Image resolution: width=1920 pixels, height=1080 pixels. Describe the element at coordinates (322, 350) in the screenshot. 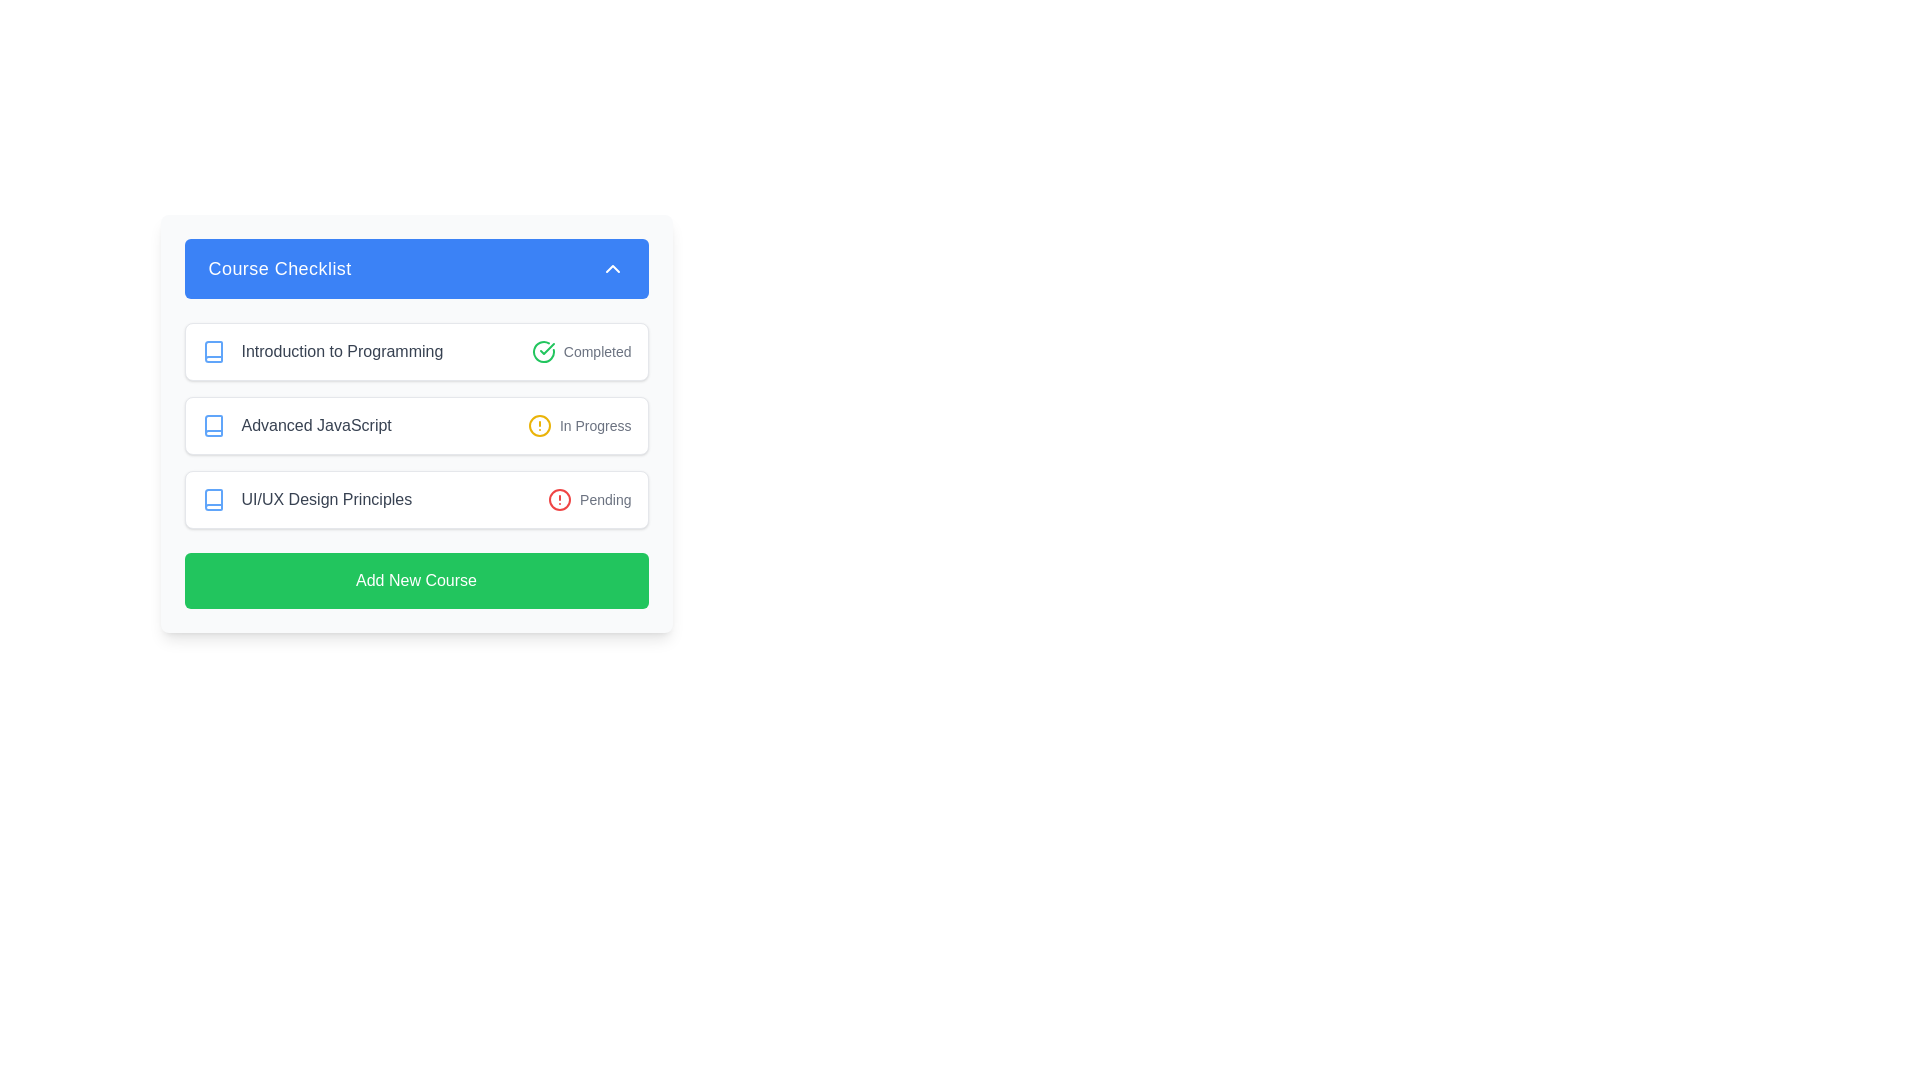

I see `the 'Introduction to Programming' text with icon, which features a blue outlined book icon to the left and is the first item in the 'Course Checklist' section` at that location.